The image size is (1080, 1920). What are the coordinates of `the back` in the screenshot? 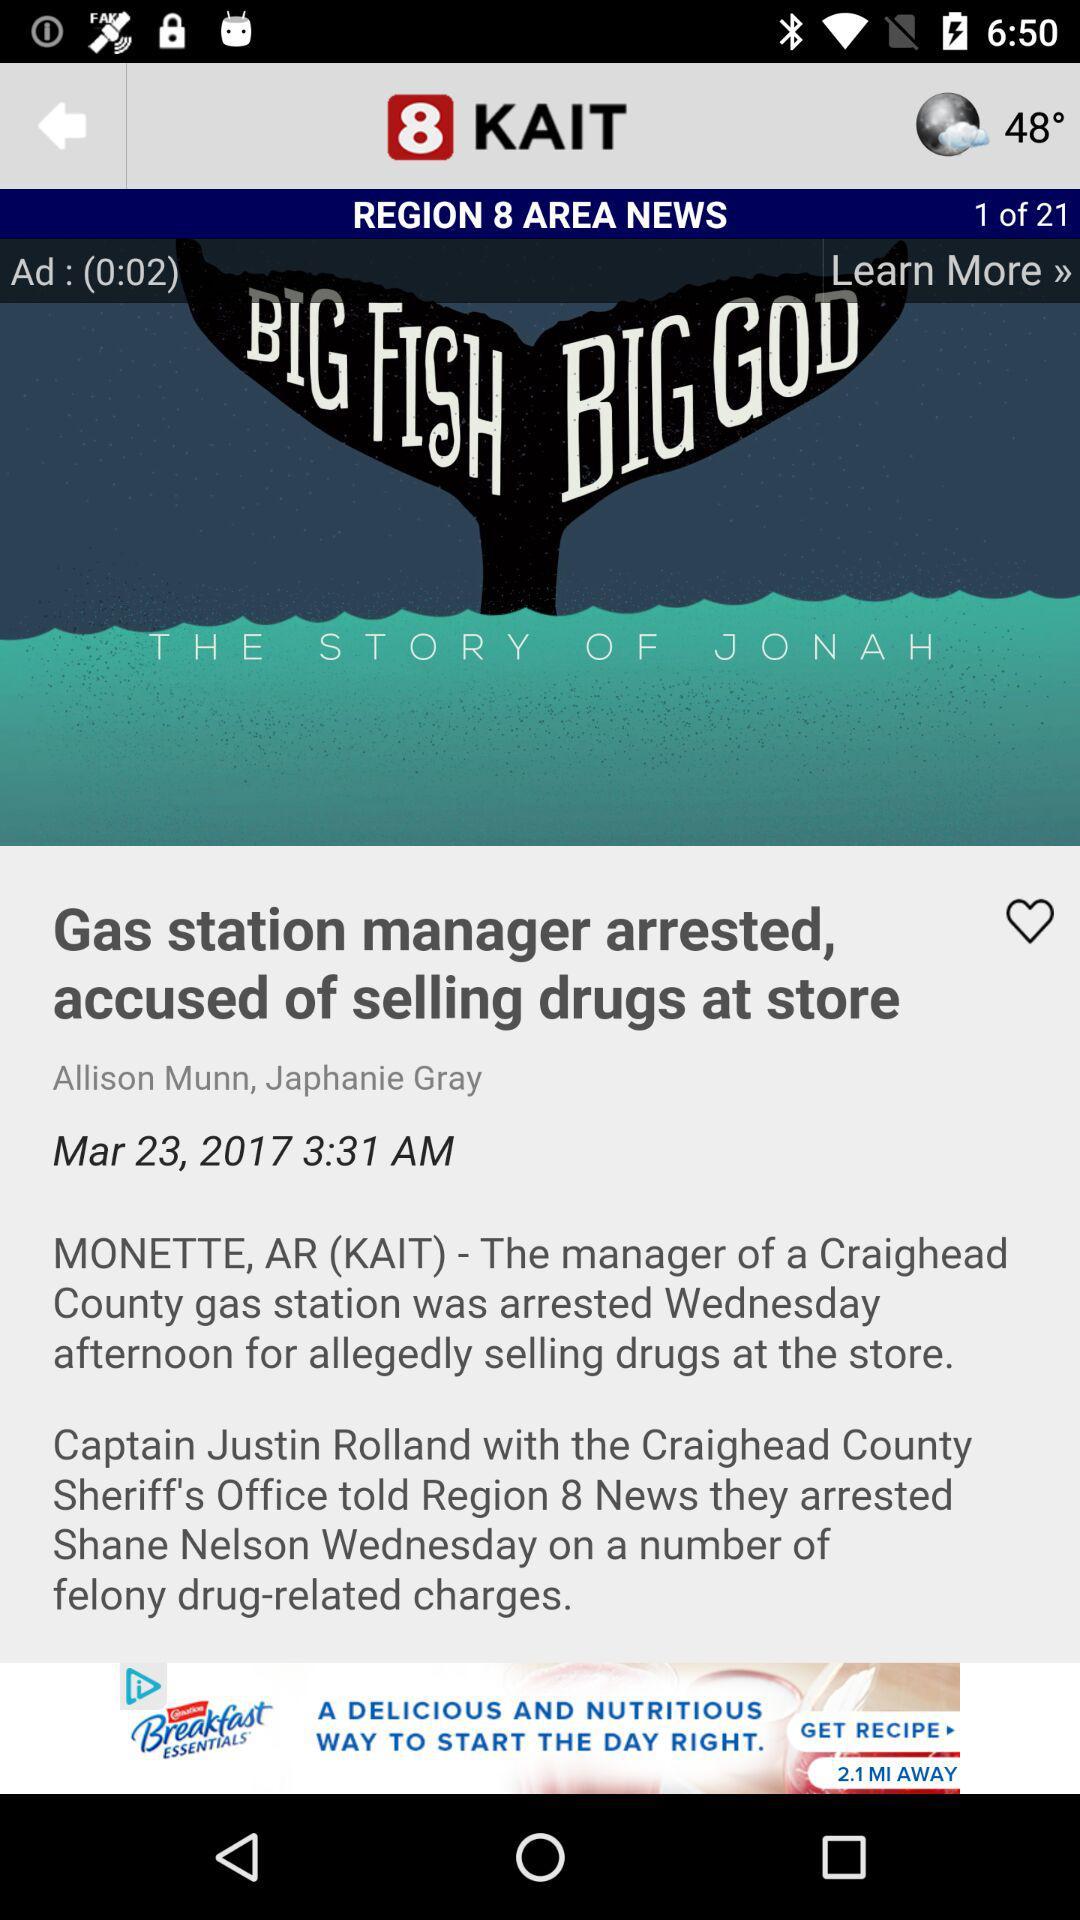 It's located at (61, 124).